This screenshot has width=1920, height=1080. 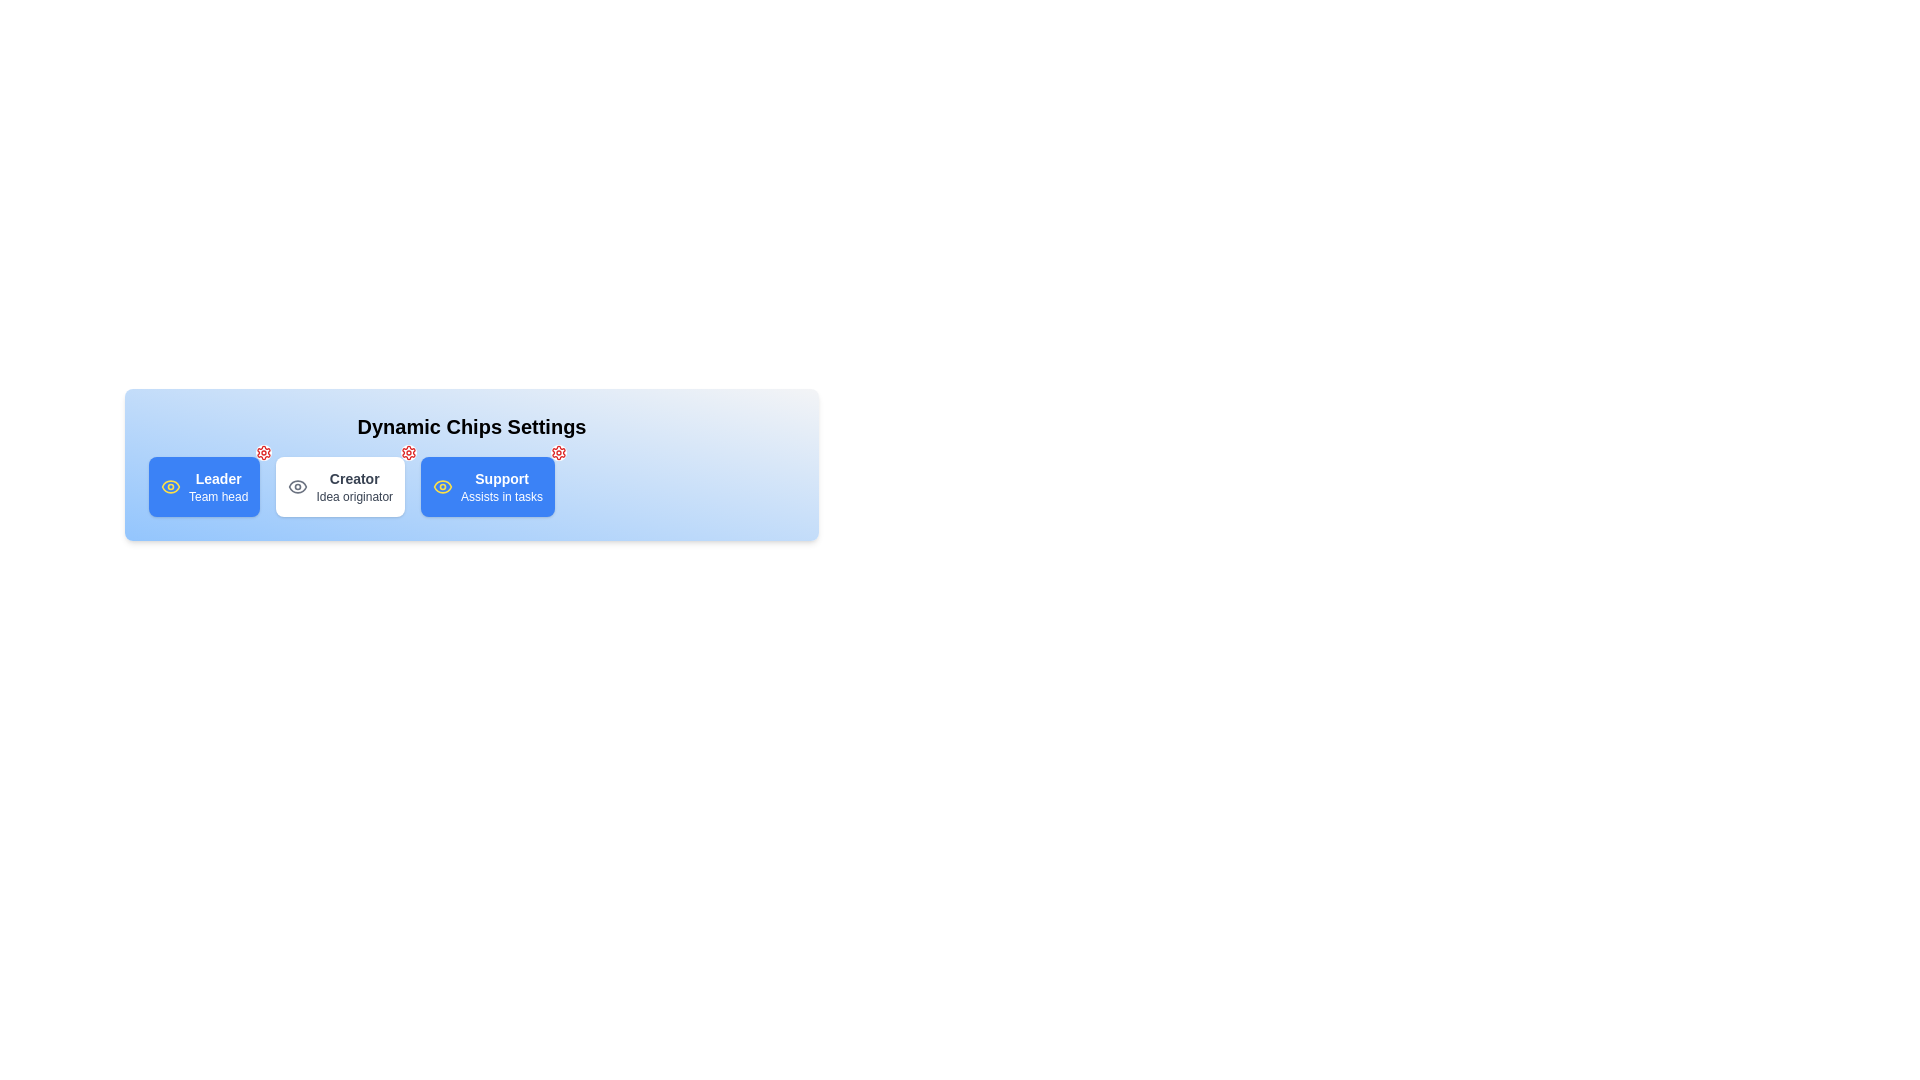 What do you see at coordinates (204, 486) in the screenshot?
I see `the chip labeled Leader to toggle its active state` at bounding box center [204, 486].